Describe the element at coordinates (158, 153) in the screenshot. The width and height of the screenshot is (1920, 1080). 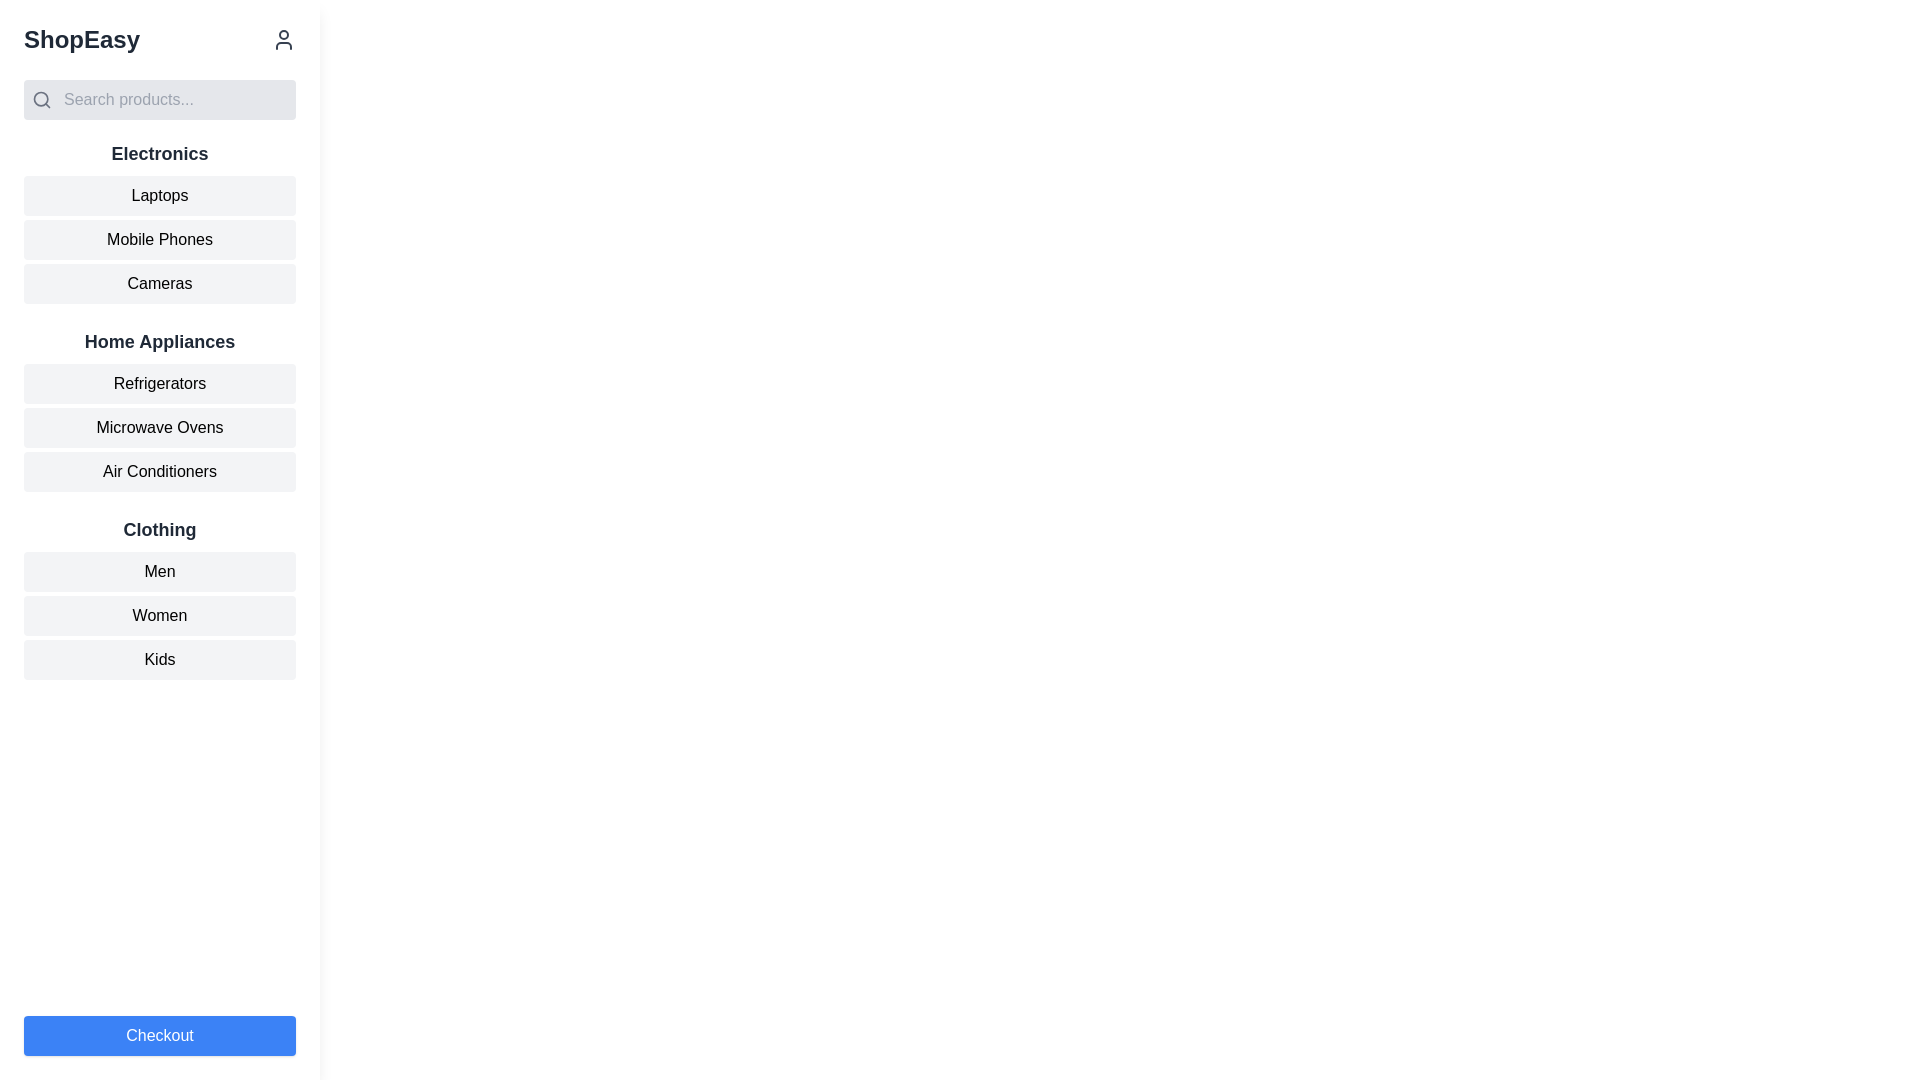
I see `the bold, large-text header labeled 'Electronics' located in the navigation sidebar` at that location.